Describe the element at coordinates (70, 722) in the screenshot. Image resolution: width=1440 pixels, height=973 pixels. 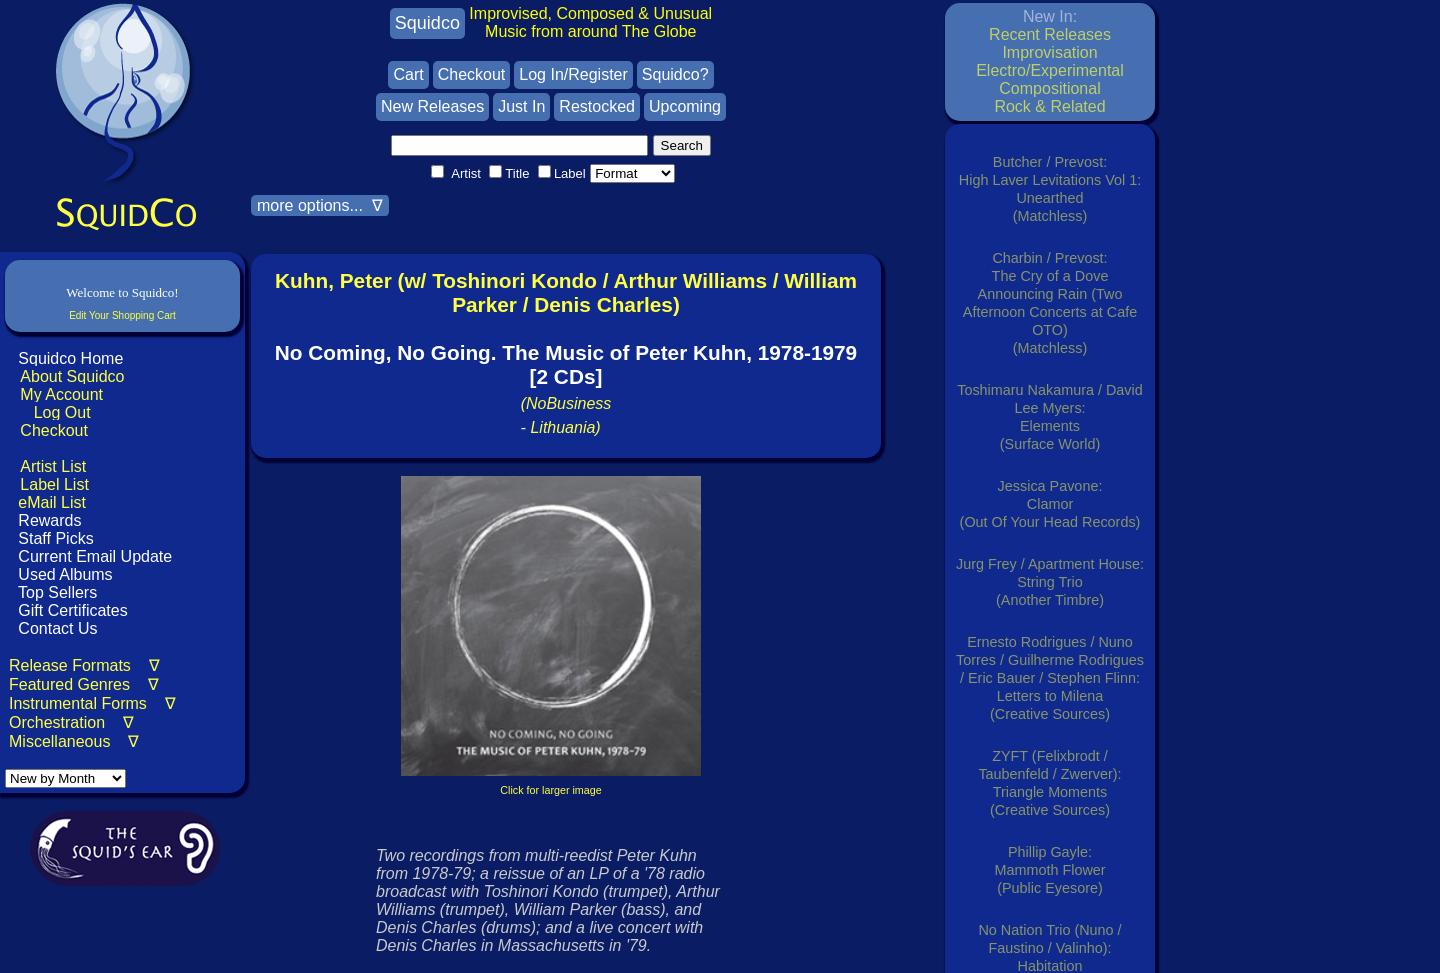
I see `'Orchestration    ∇'` at that location.